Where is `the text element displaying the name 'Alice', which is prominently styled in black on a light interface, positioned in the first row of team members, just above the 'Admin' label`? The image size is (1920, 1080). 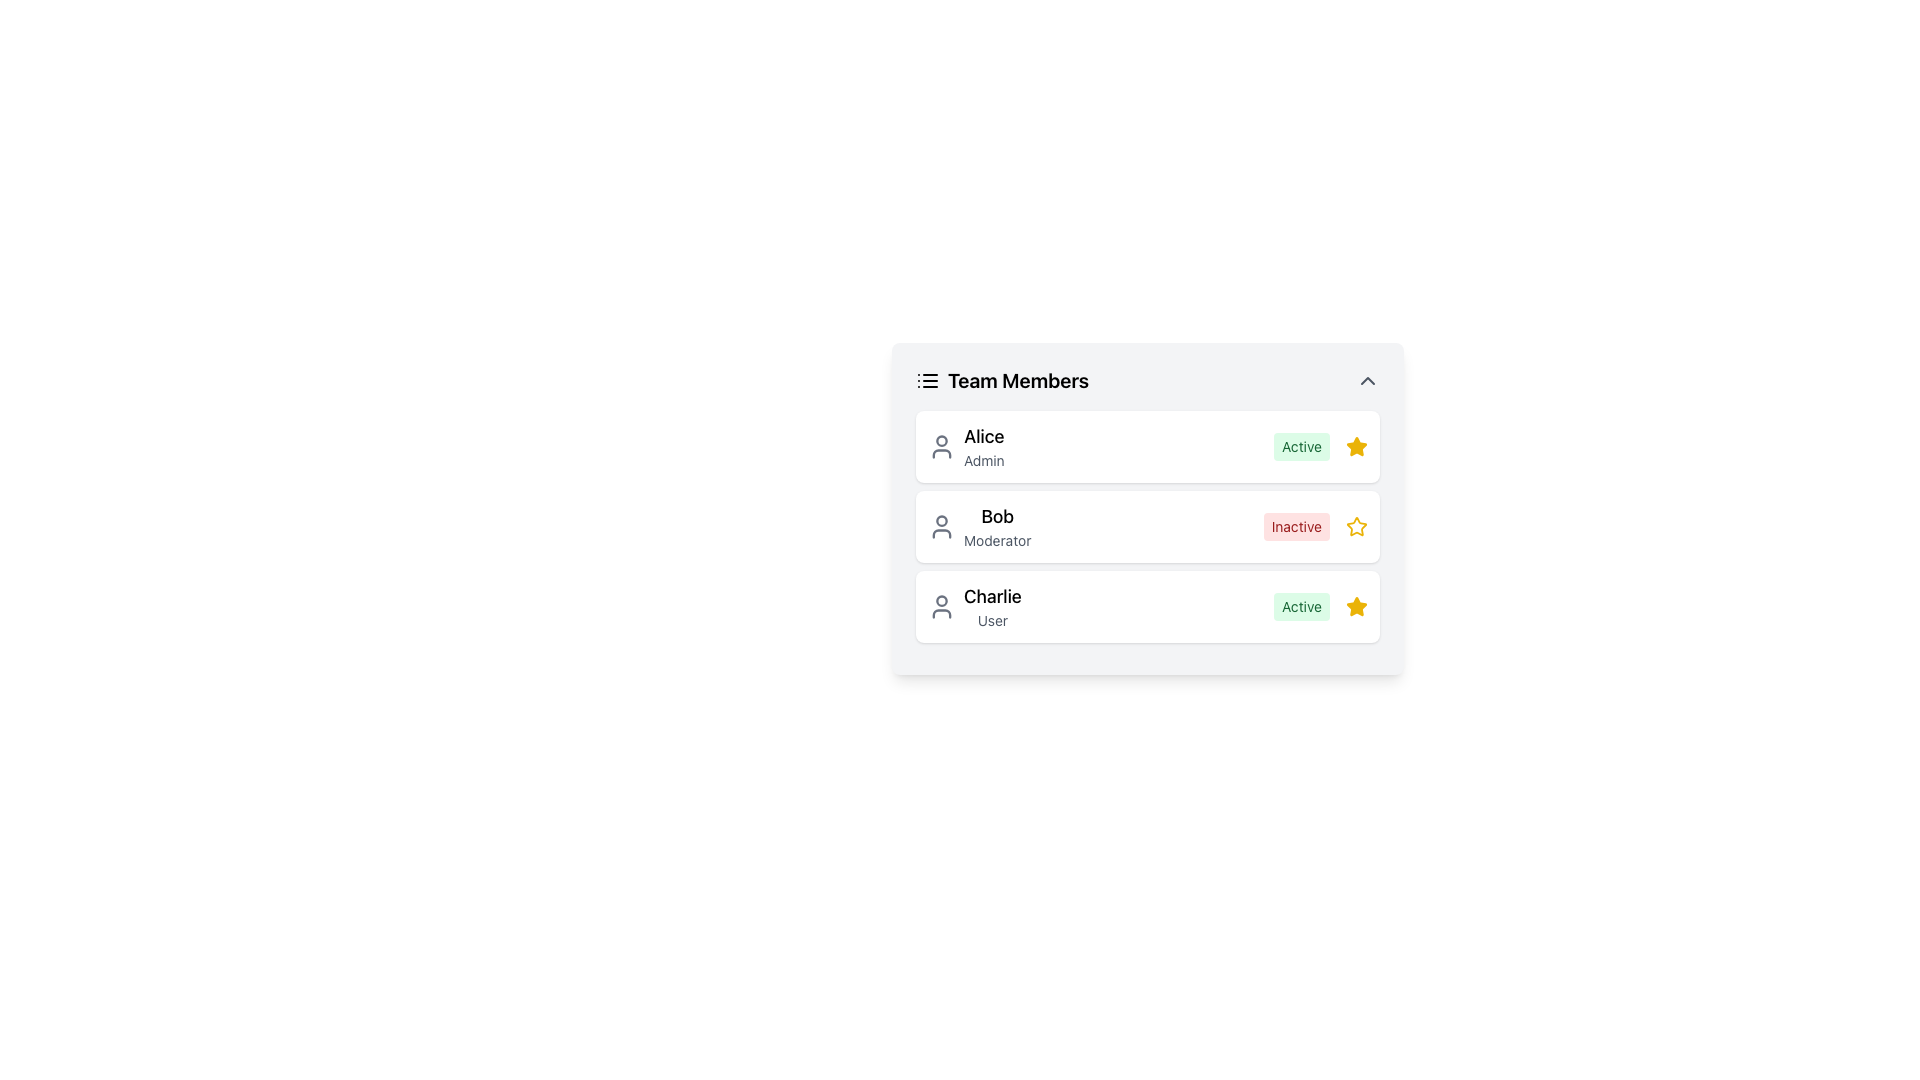 the text element displaying the name 'Alice', which is prominently styled in black on a light interface, positioned in the first row of team members, just above the 'Admin' label is located at coordinates (984, 435).